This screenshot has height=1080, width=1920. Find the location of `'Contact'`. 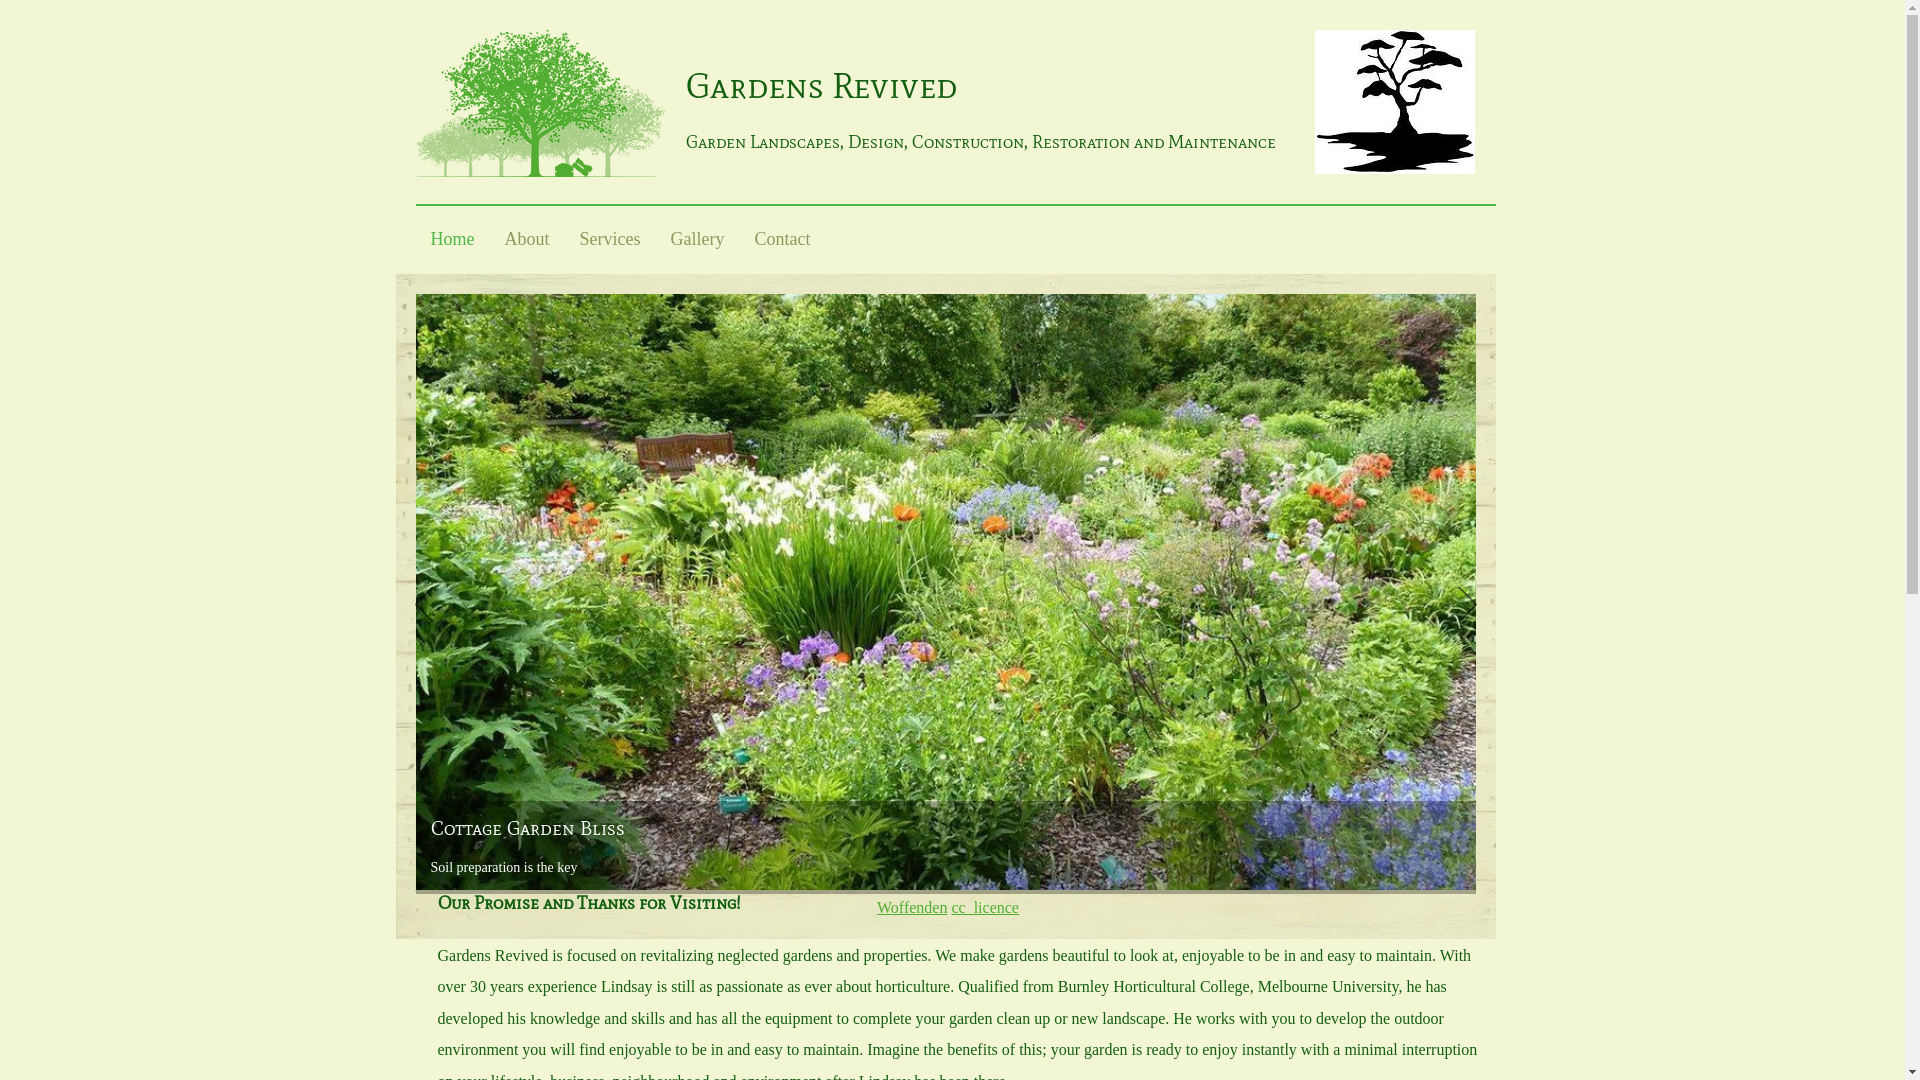

'Contact' is located at coordinates (781, 238).